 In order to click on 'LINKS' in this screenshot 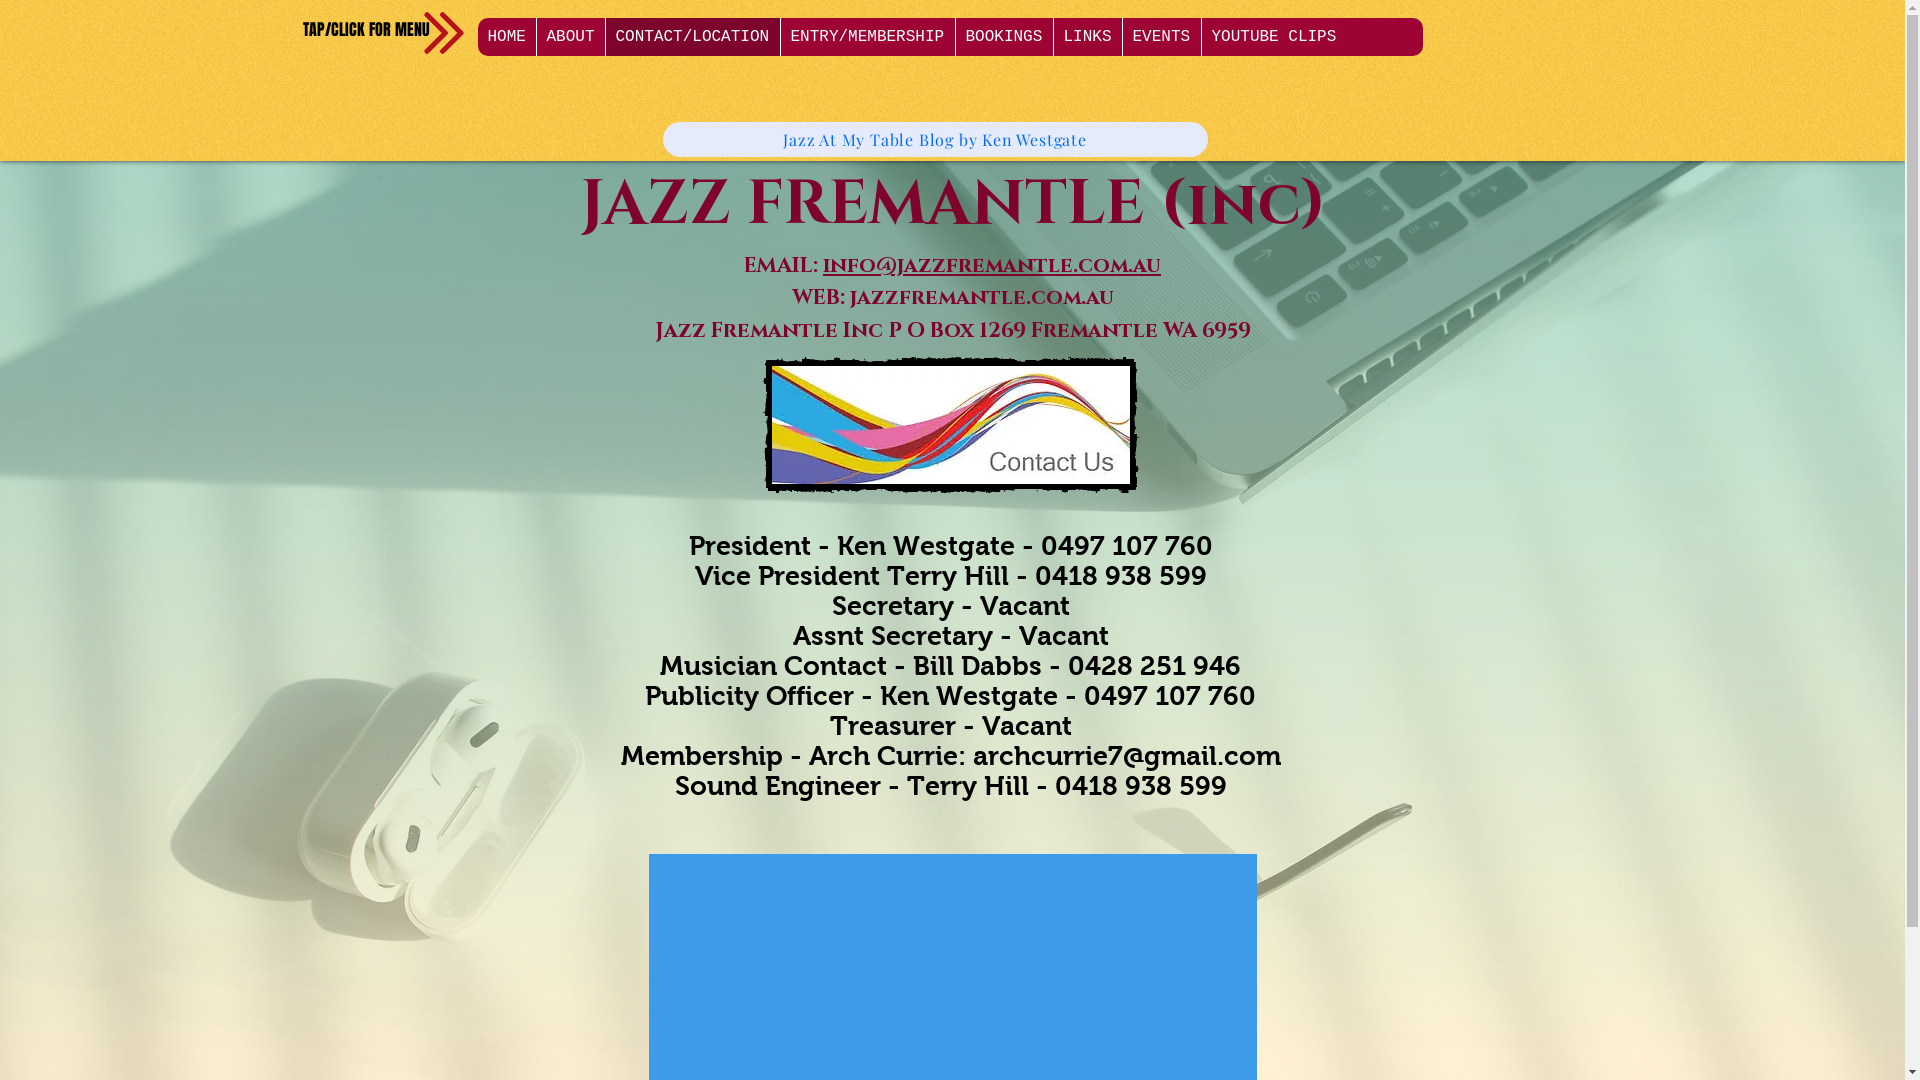, I will do `click(1085, 37)`.